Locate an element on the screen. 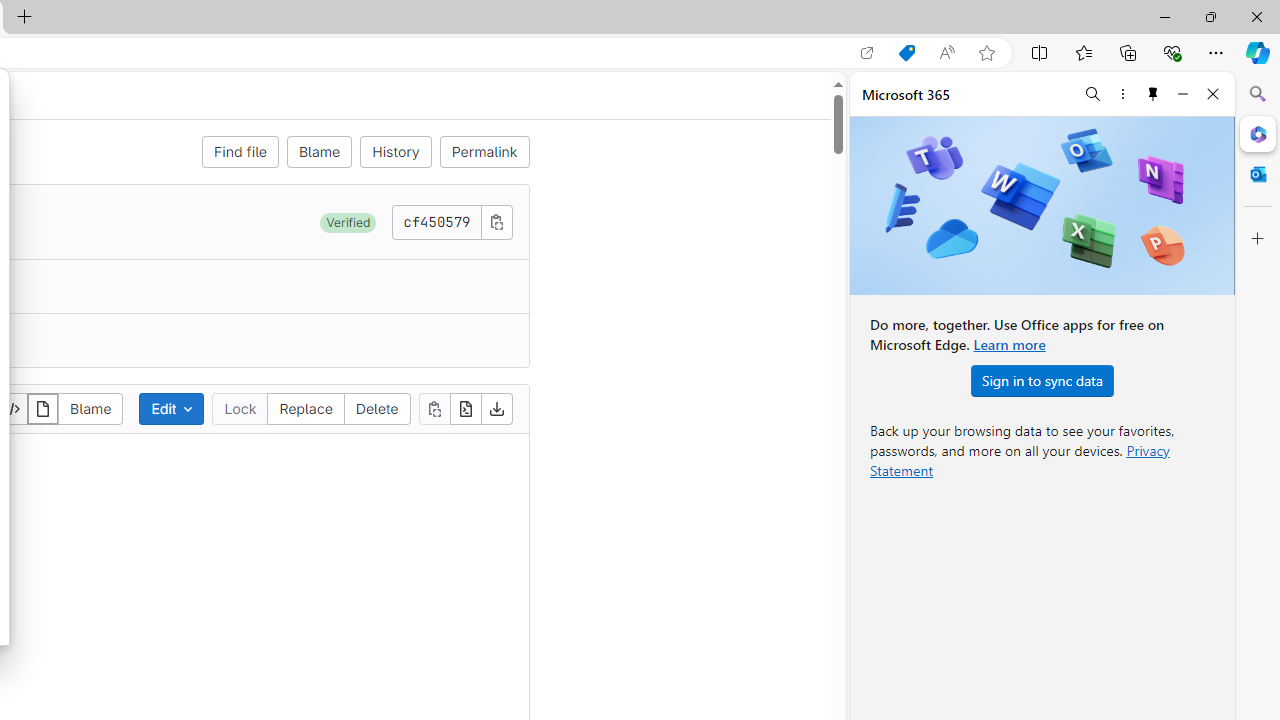  'Copilot (Ctrl+Shift+.)' is located at coordinates (1257, 51).